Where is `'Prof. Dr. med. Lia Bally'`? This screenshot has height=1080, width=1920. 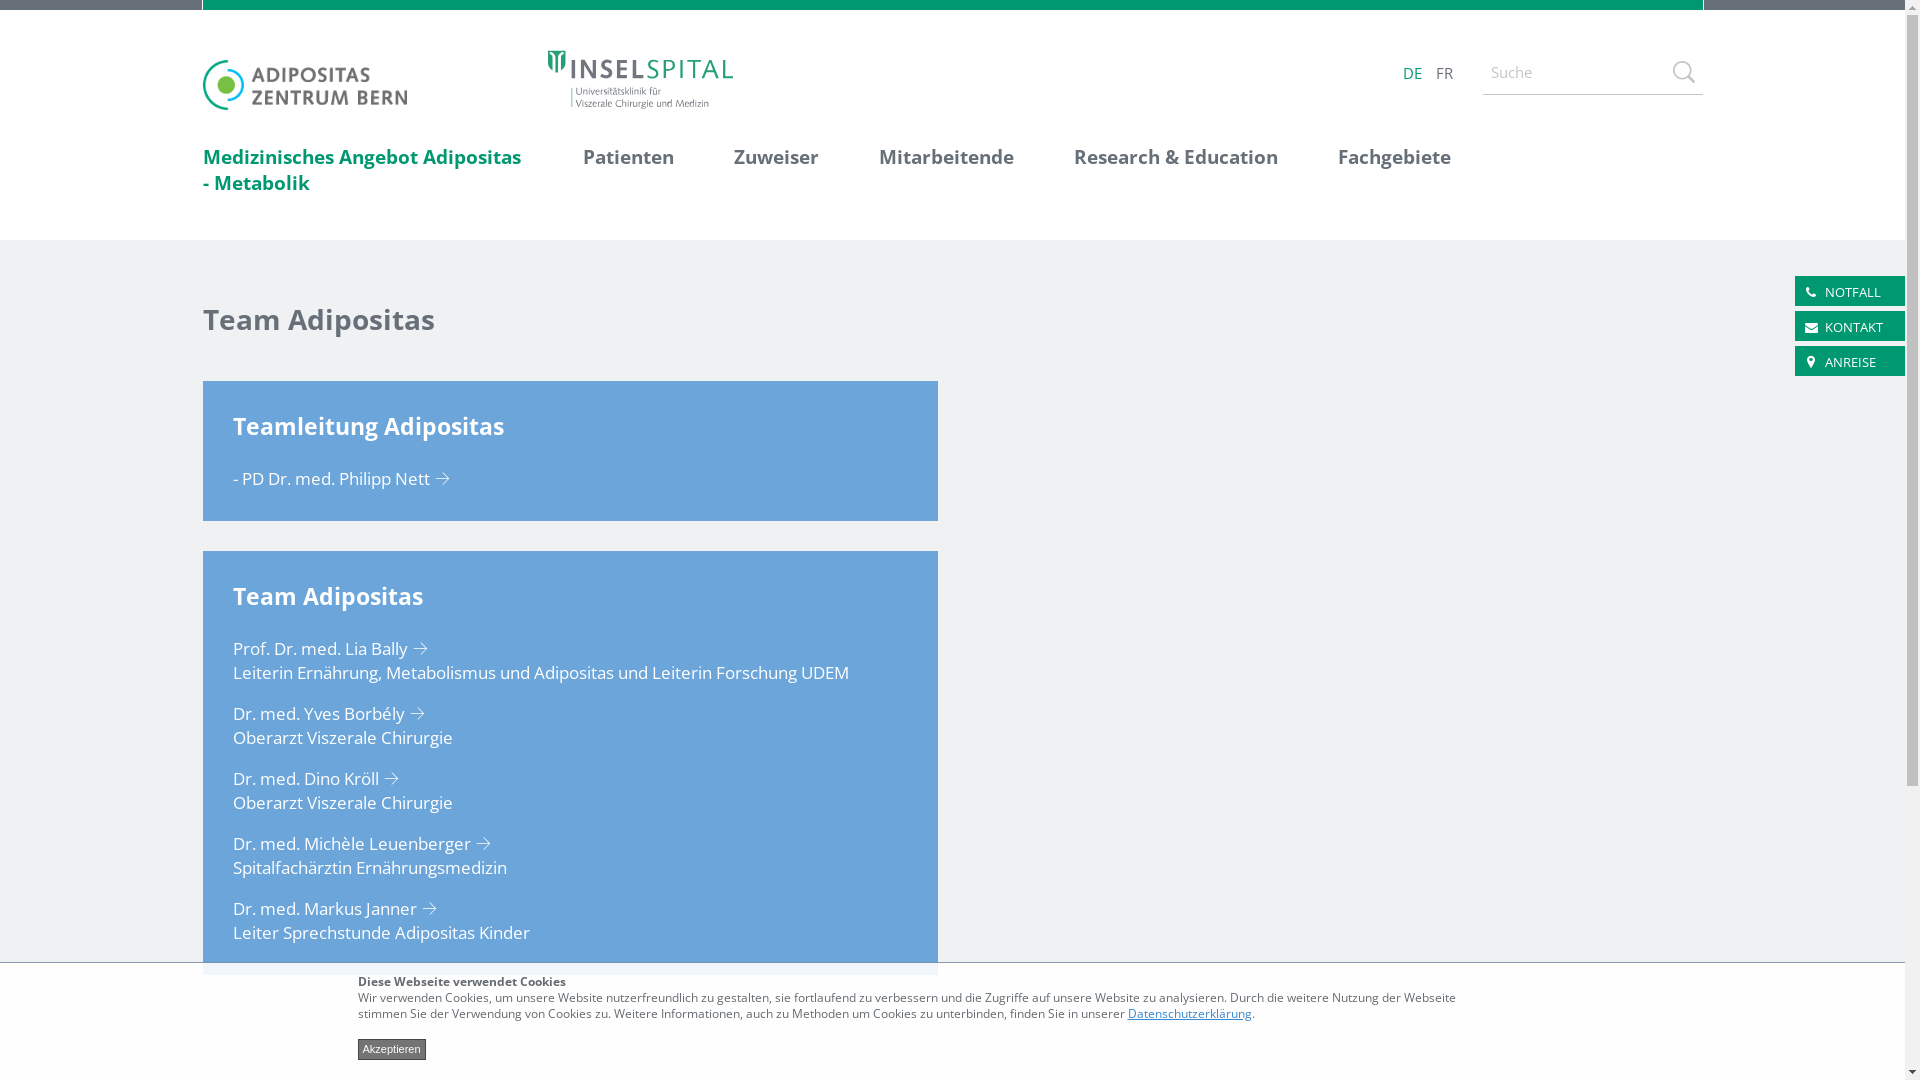
'Prof. Dr. med. Lia Bally' is located at coordinates (335, 648).